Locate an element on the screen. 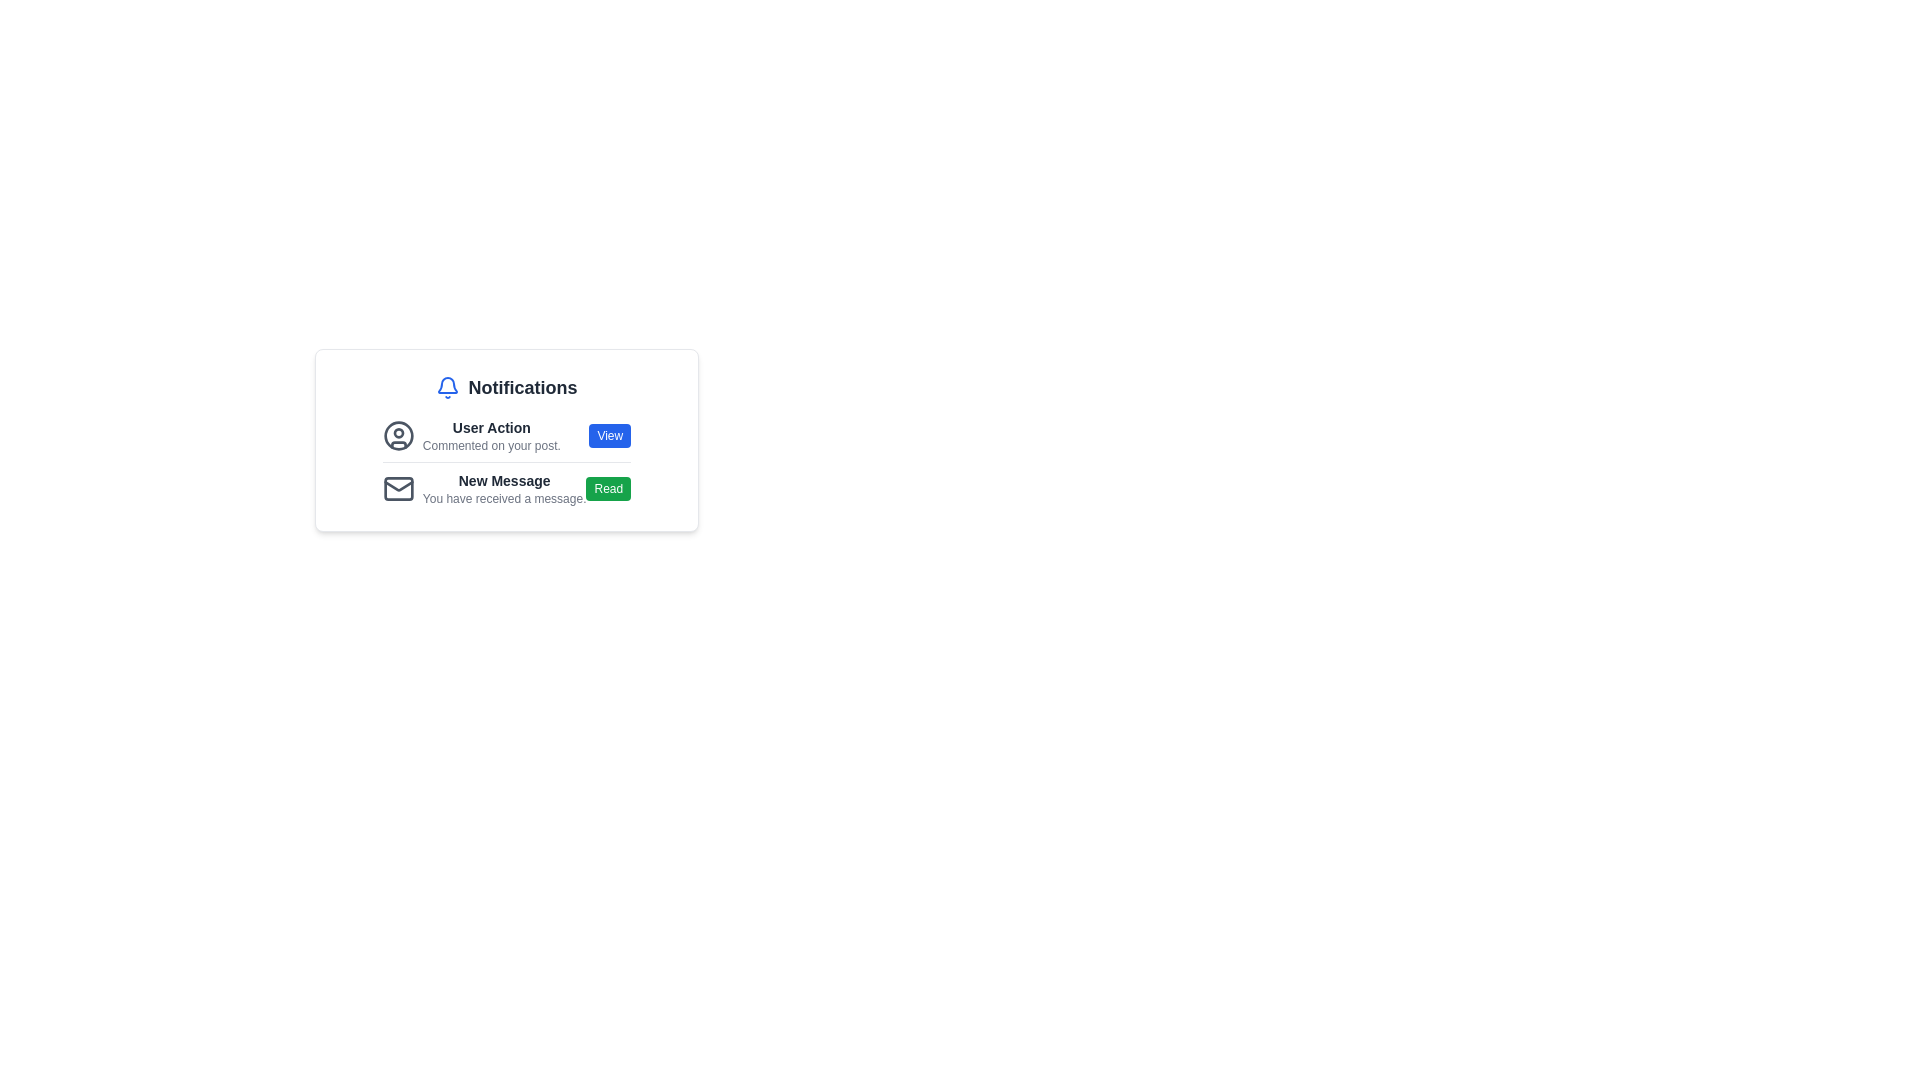 The image size is (1920, 1080). the green button labeled 'Read' which is is located at coordinates (607, 489).